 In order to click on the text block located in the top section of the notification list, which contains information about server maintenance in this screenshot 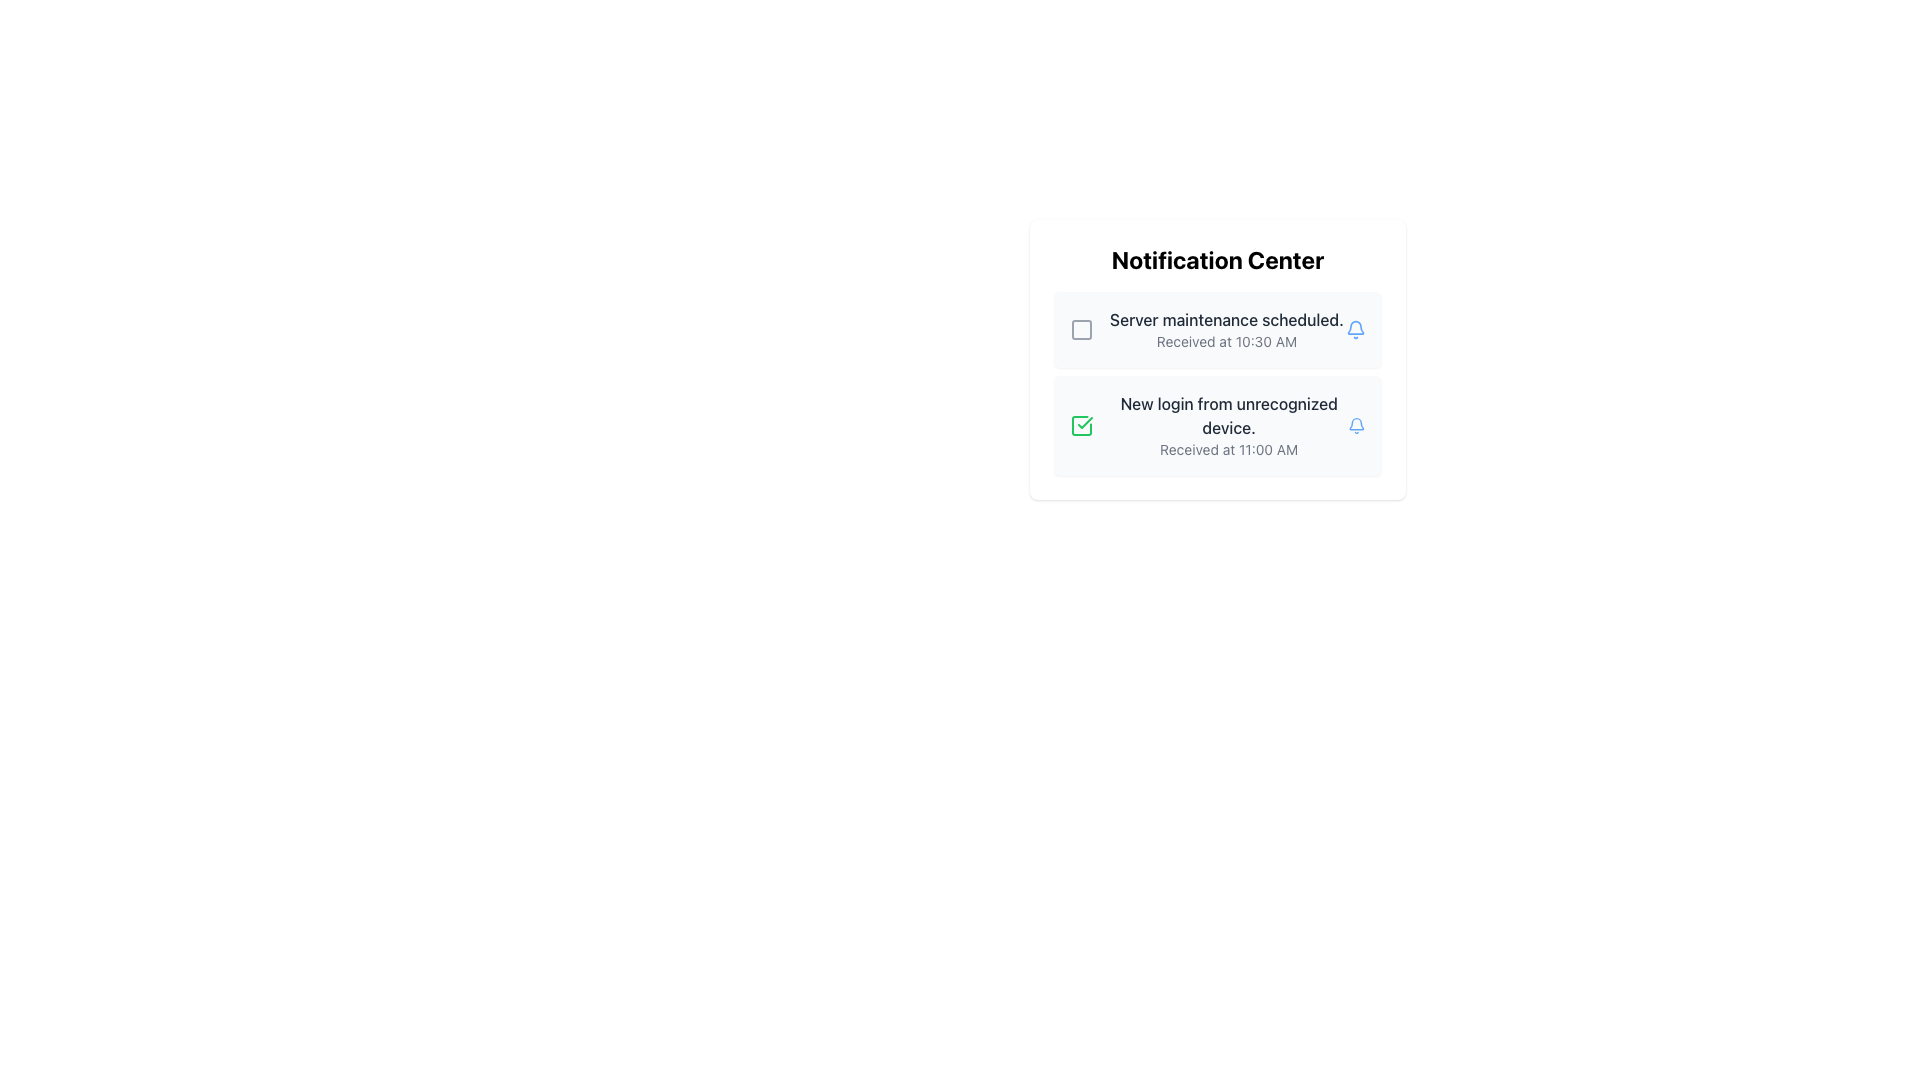, I will do `click(1225, 329)`.